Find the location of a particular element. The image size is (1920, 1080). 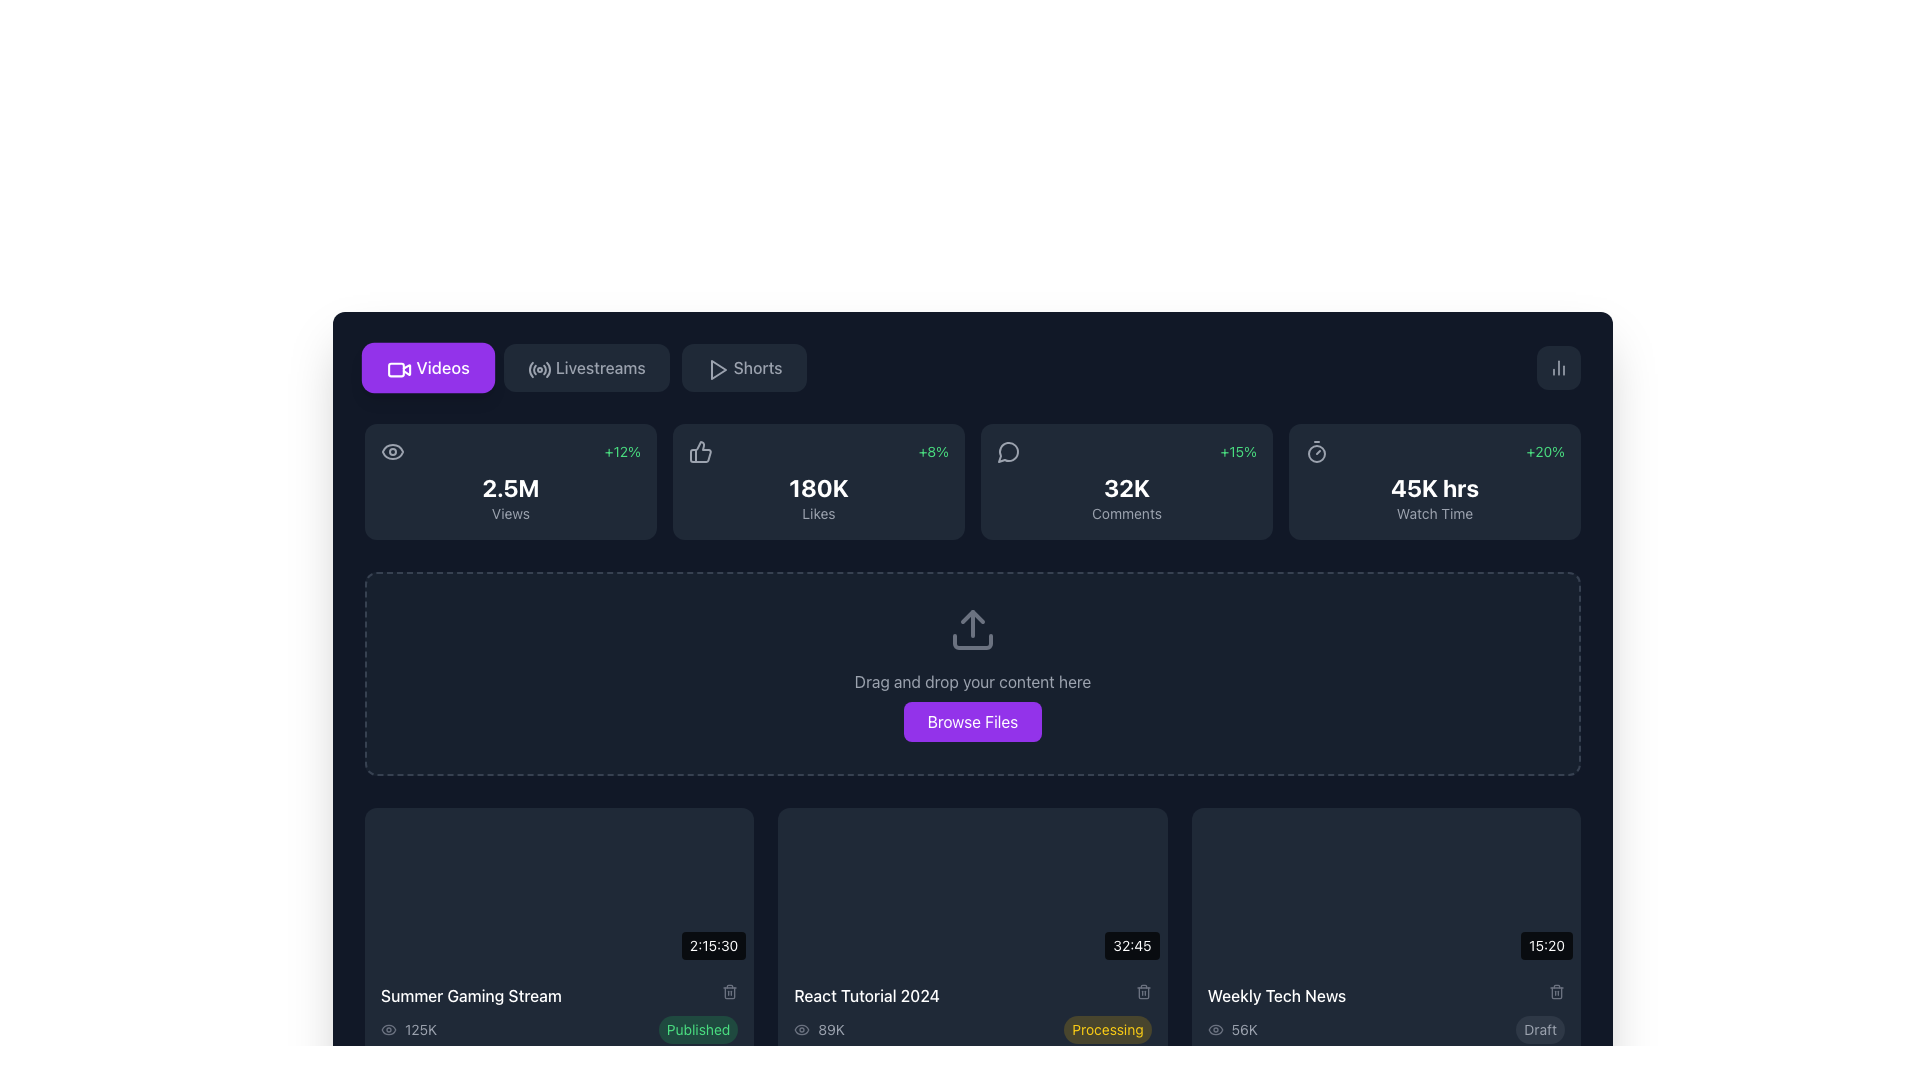

text label displaying '+12%' in a small green font located in the 'Views' card, positioned adjacent to '2.5M' is located at coordinates (621, 451).